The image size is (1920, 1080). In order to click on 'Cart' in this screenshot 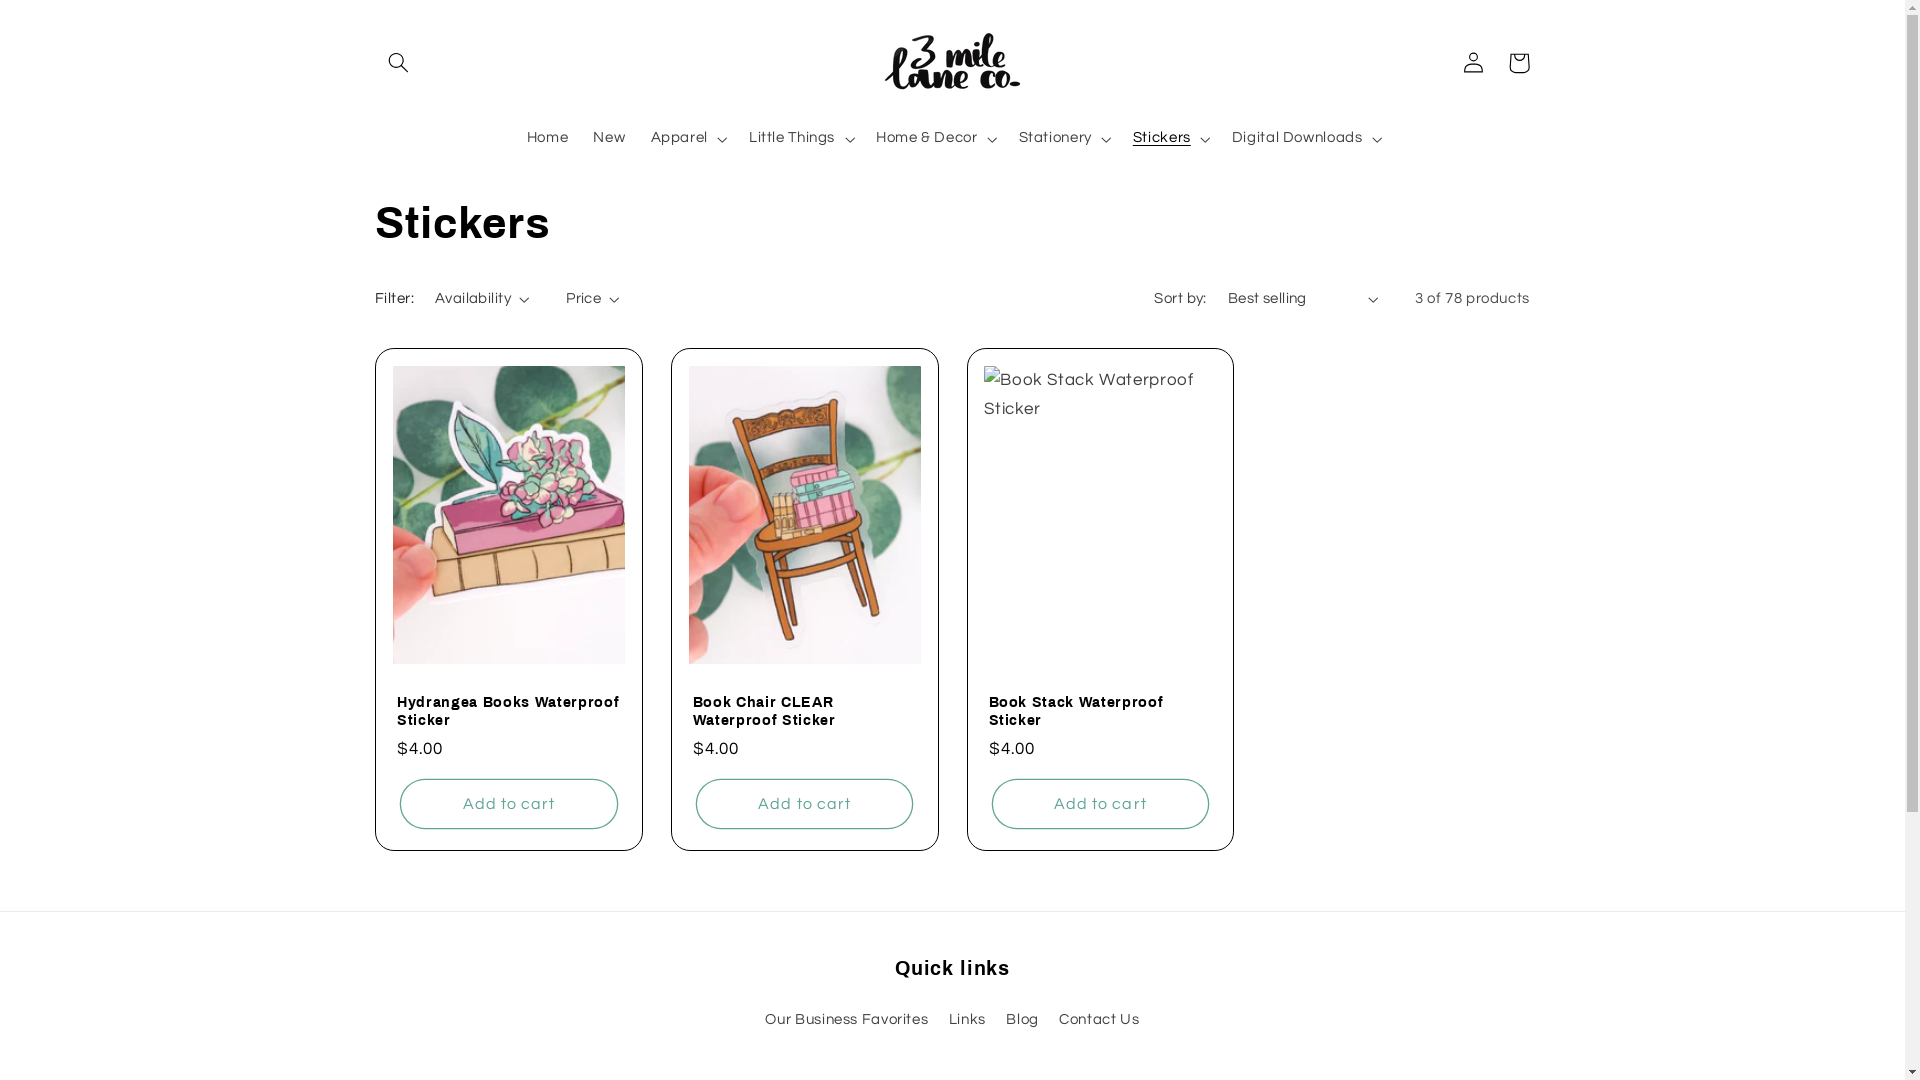, I will do `click(1518, 61)`.